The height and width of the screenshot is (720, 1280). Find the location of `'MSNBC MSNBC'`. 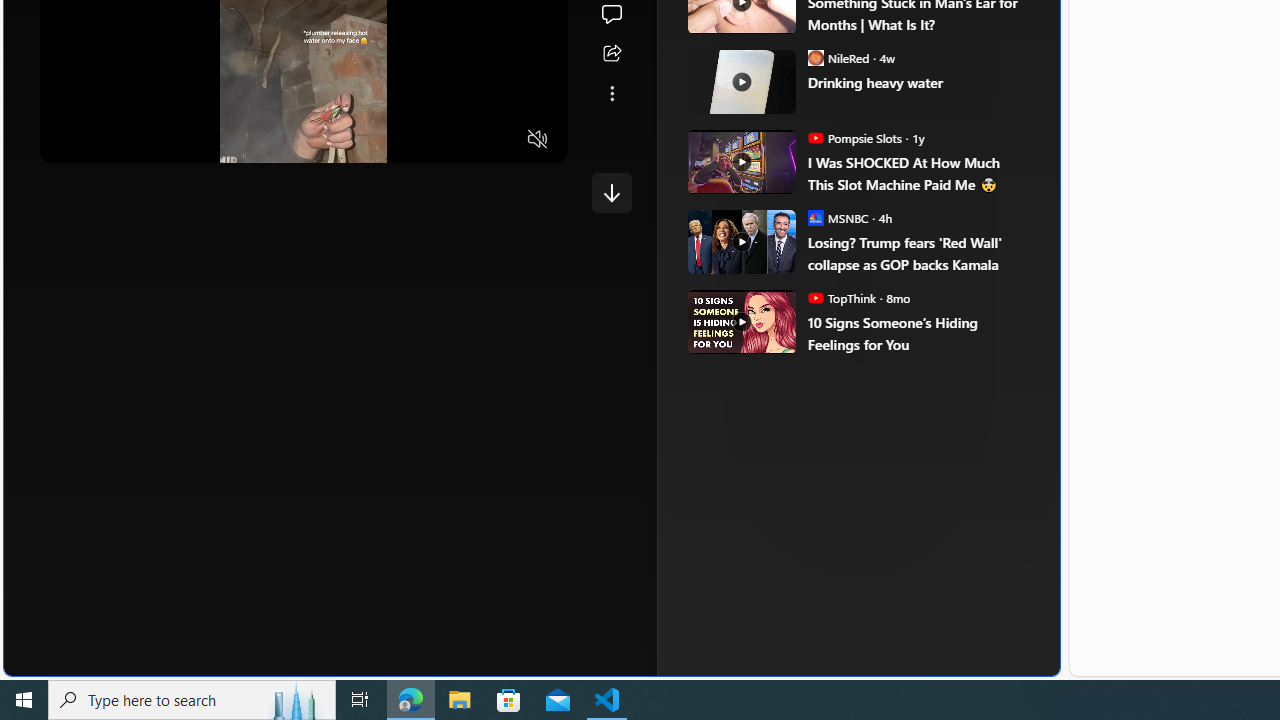

'MSNBC MSNBC' is located at coordinates (838, 218).